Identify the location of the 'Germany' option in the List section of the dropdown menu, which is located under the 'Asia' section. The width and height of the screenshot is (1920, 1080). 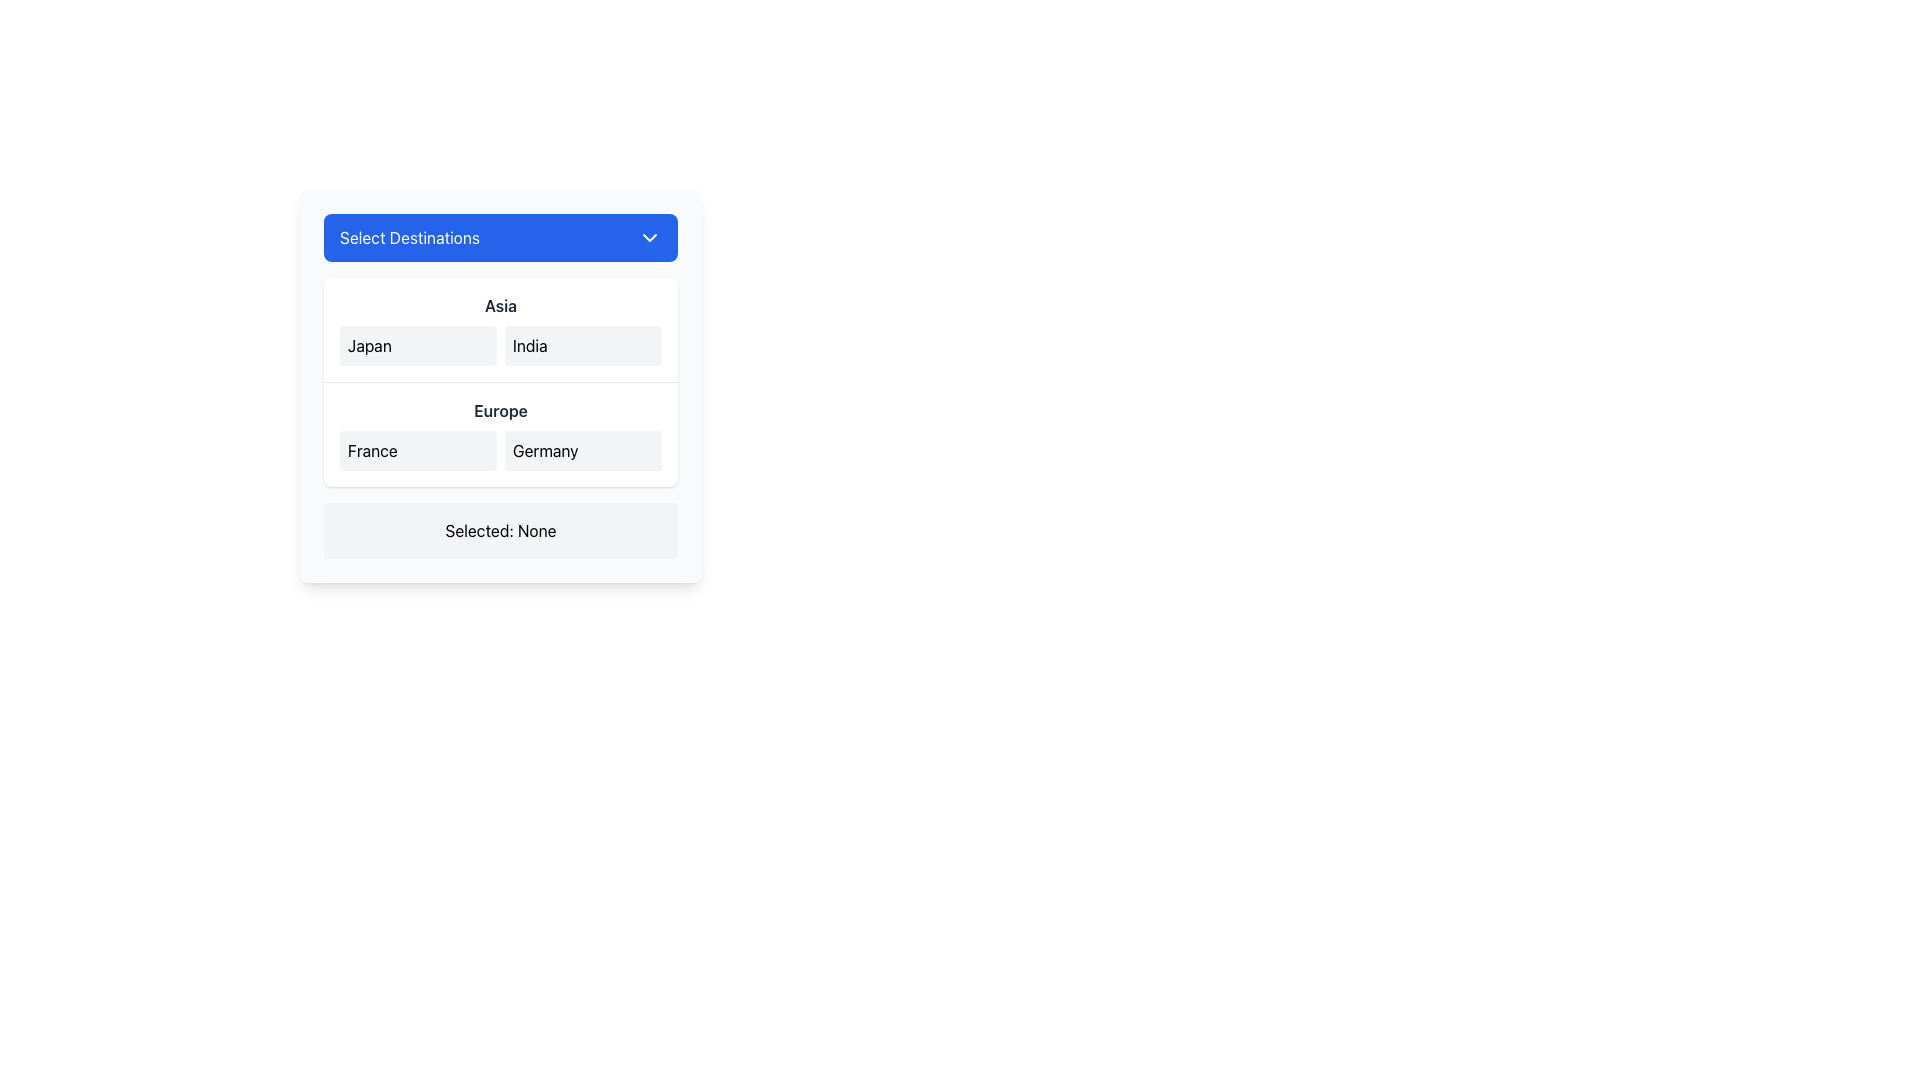
(500, 433).